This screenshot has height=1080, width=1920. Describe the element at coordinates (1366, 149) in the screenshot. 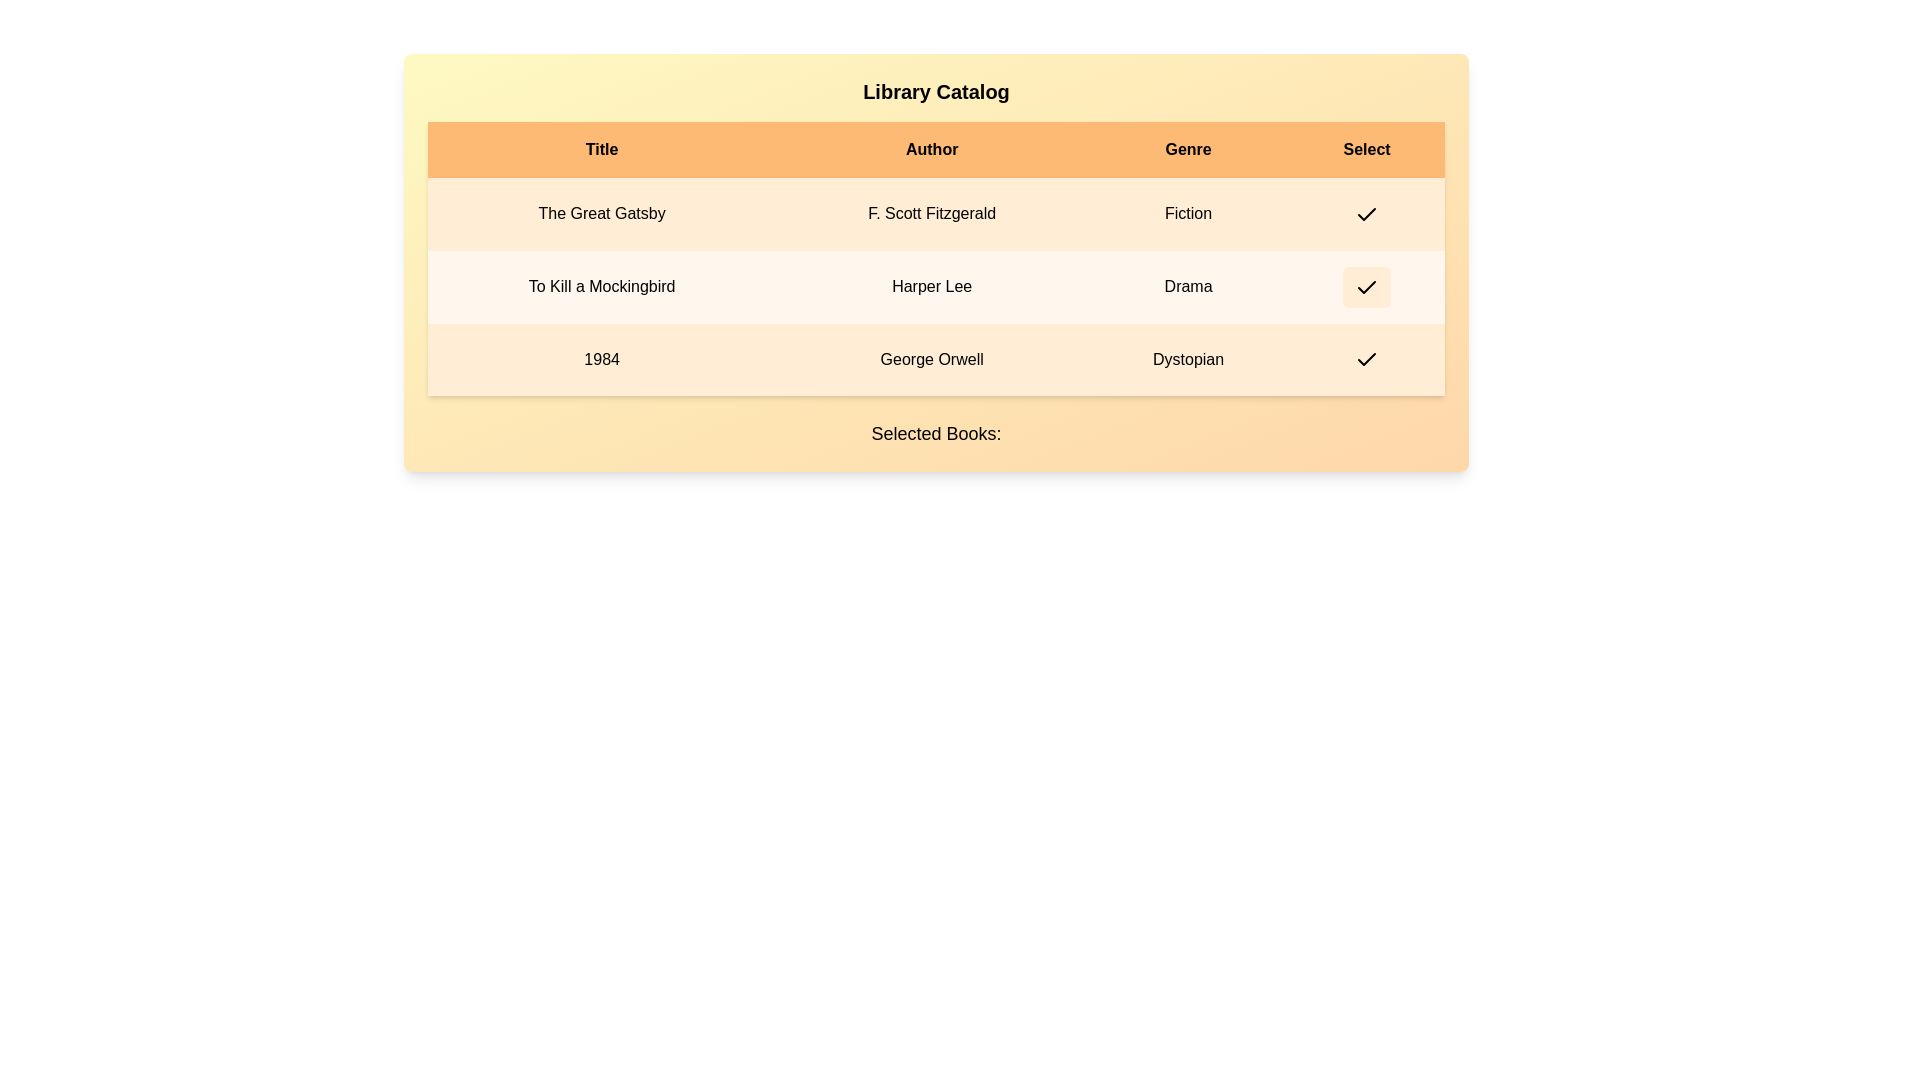

I see `the header element that categorizes the selection functionalities, positioned as the fourth tab in a horizontal row, following the tabs labeled 'Title', 'Author', and 'Genre'` at that location.